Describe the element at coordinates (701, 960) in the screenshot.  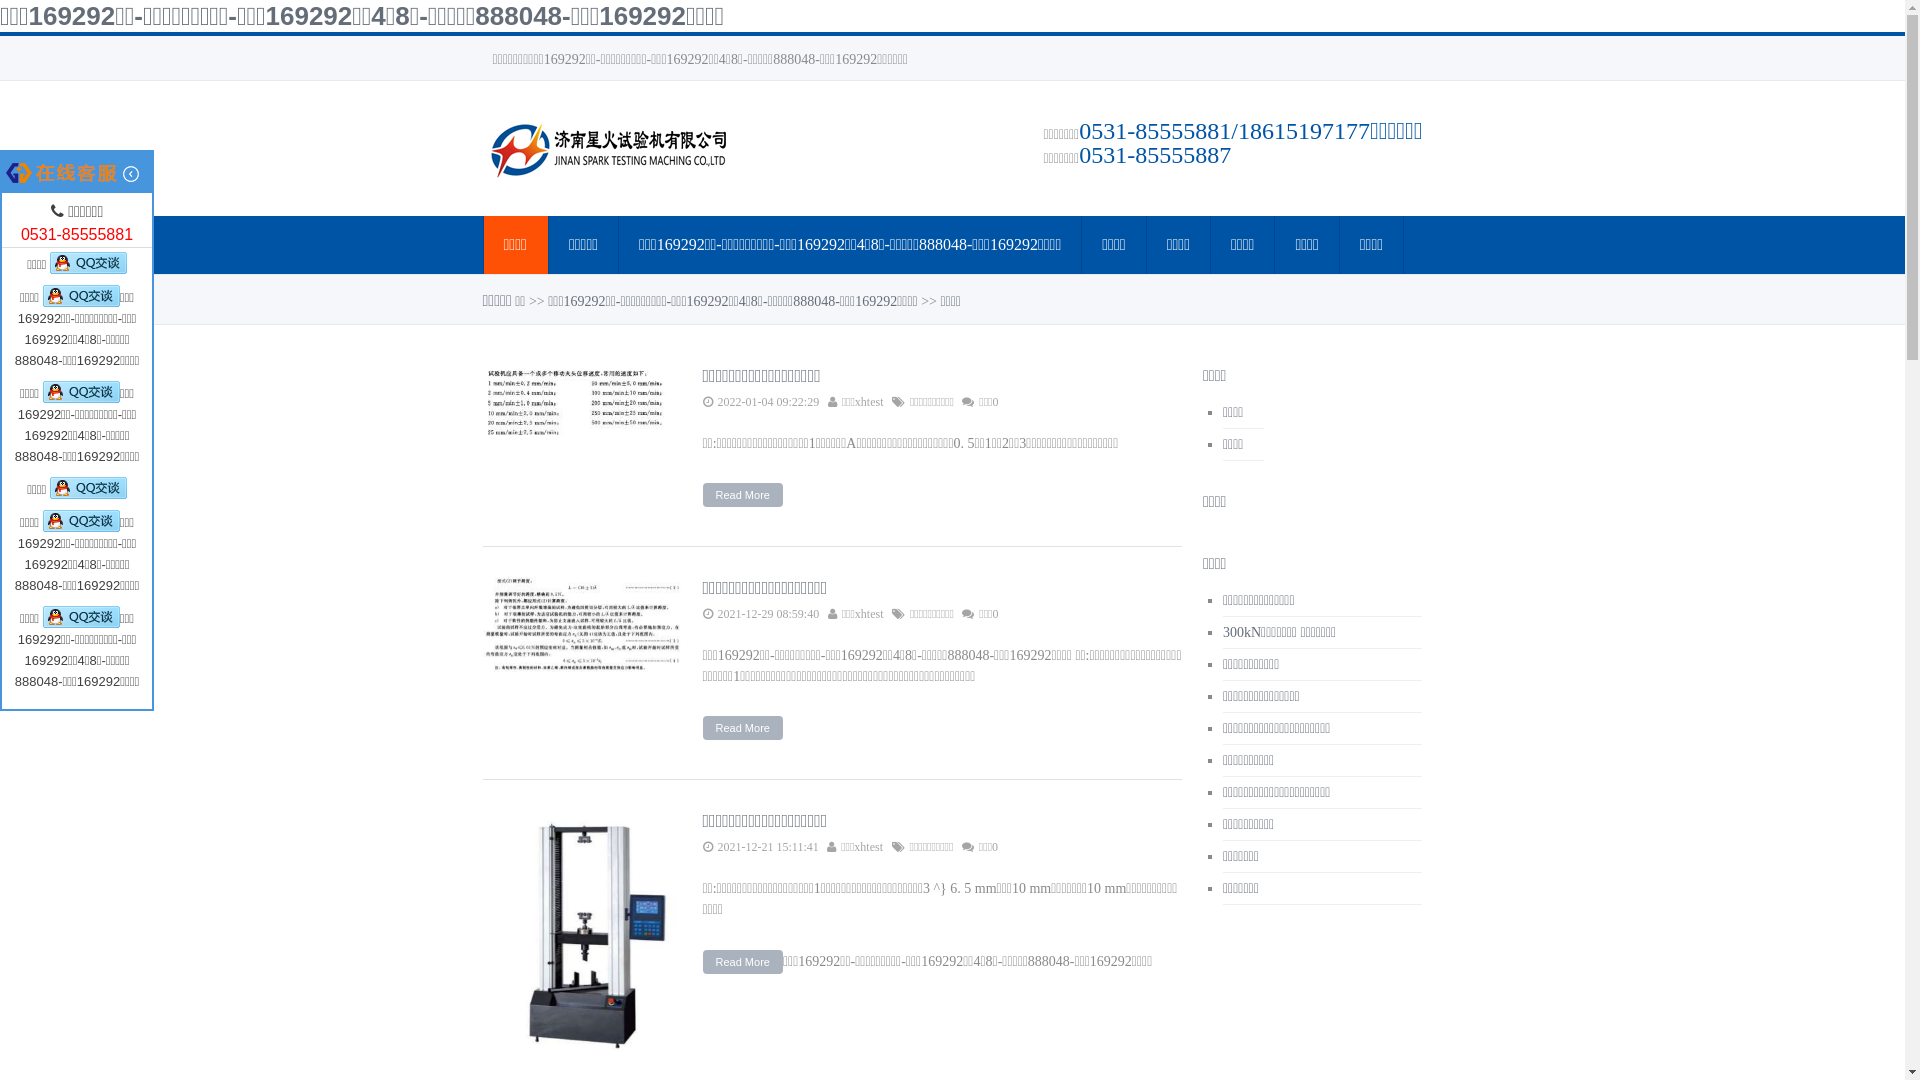
I see `'Read More'` at that location.